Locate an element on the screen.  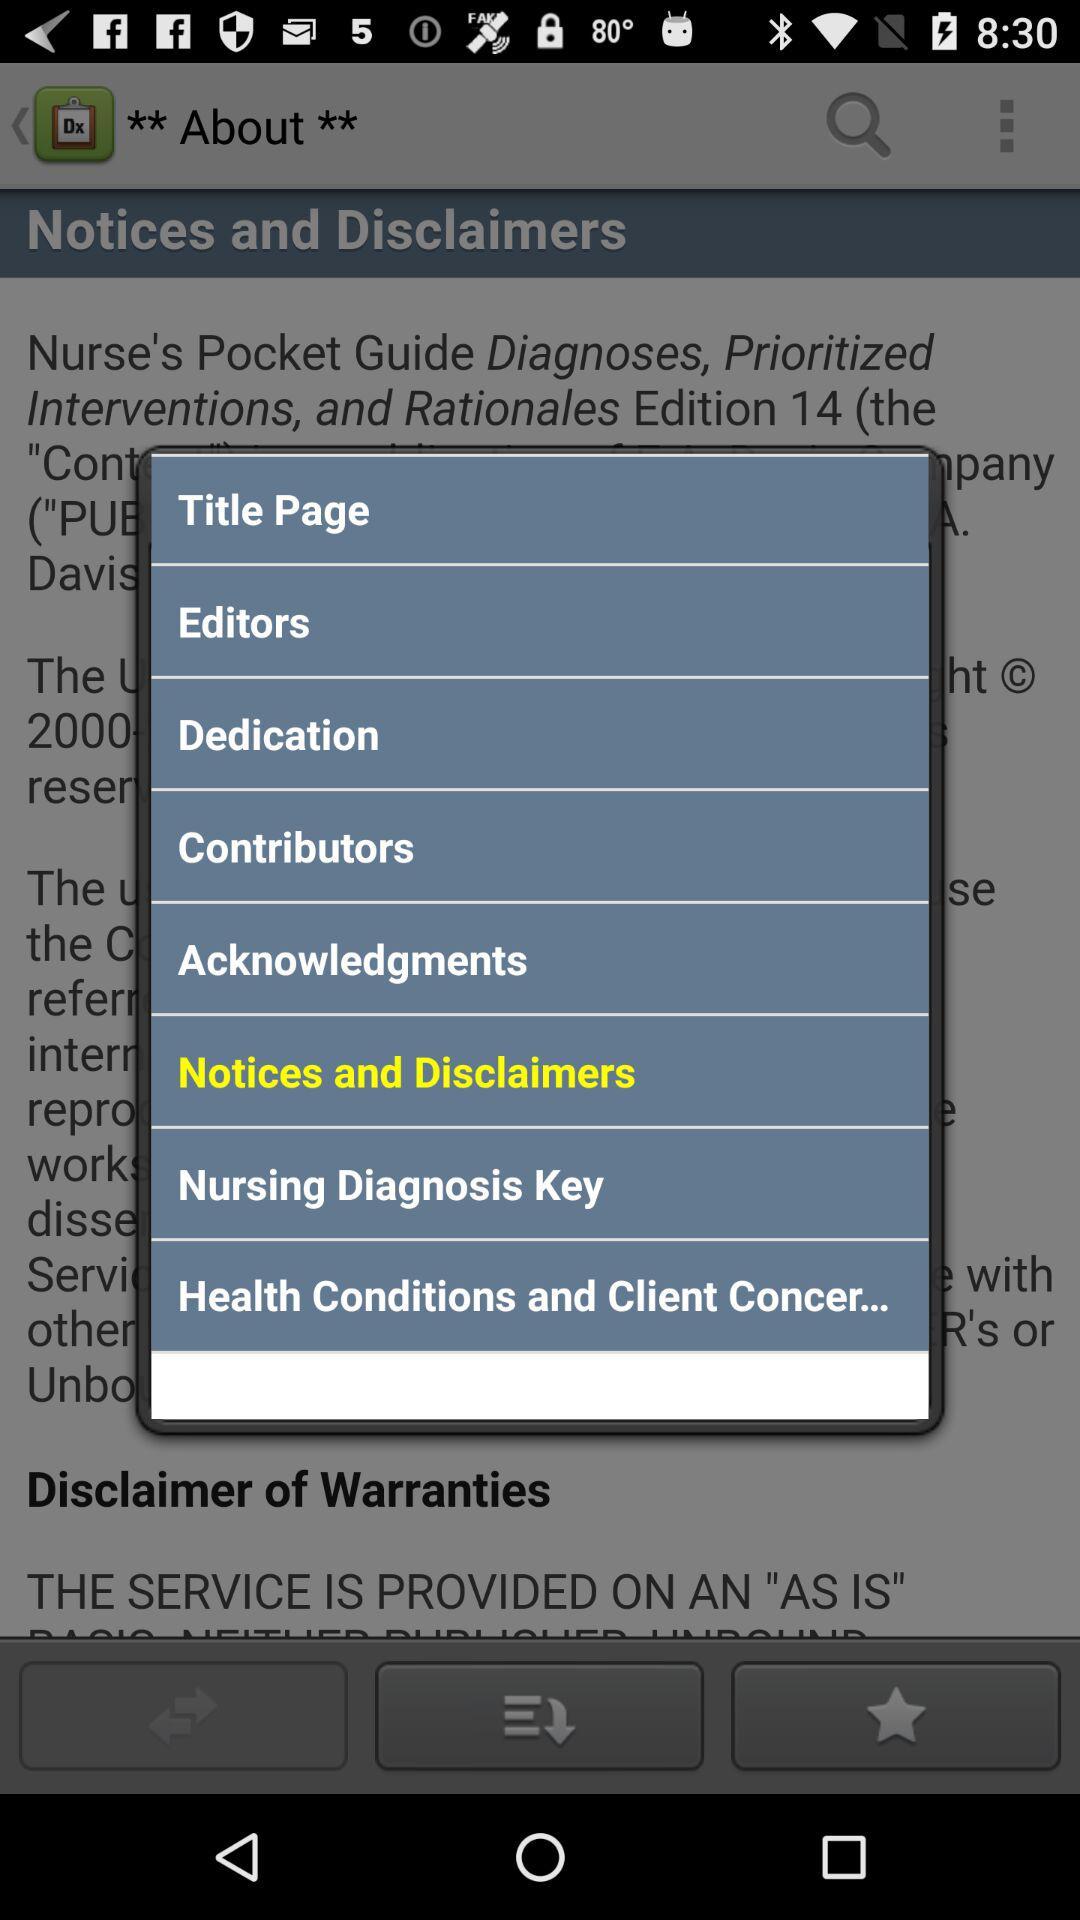
app above nursing diagnosis key item is located at coordinates (540, 1069).